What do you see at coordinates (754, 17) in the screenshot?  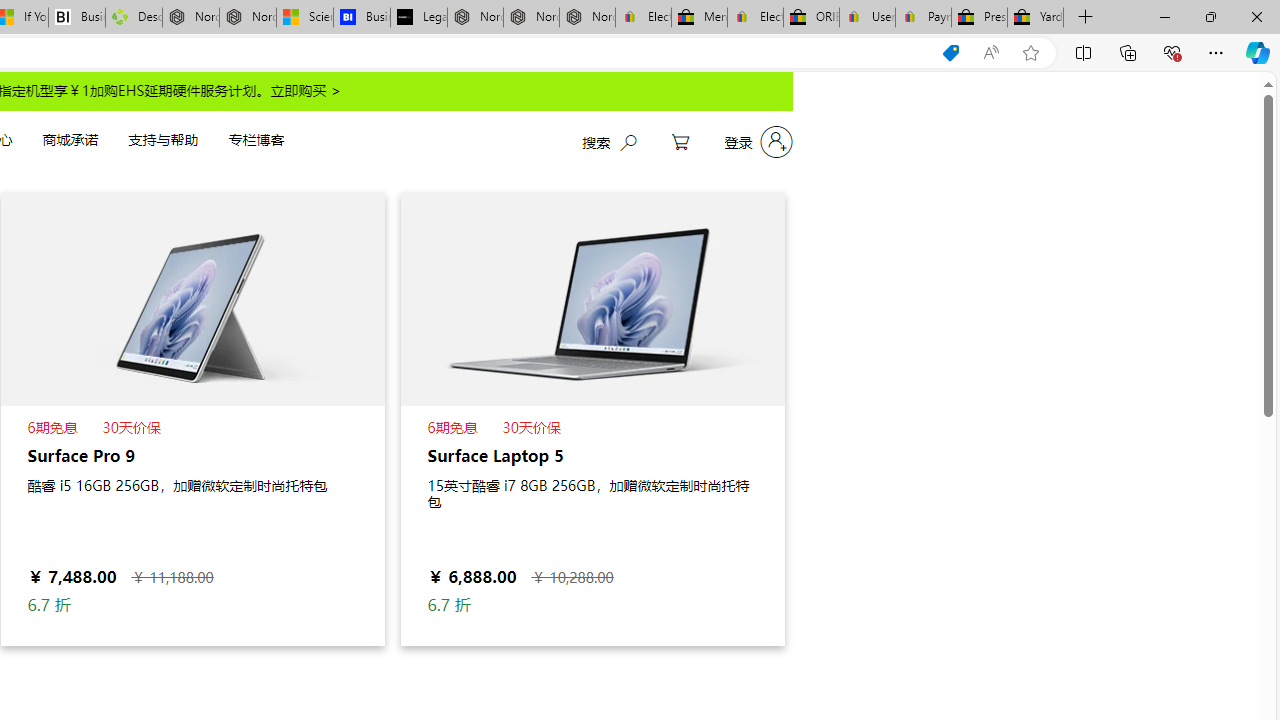 I see `'Electronics, Cars, Fashion, Collectibles & More | eBay'` at bounding box center [754, 17].